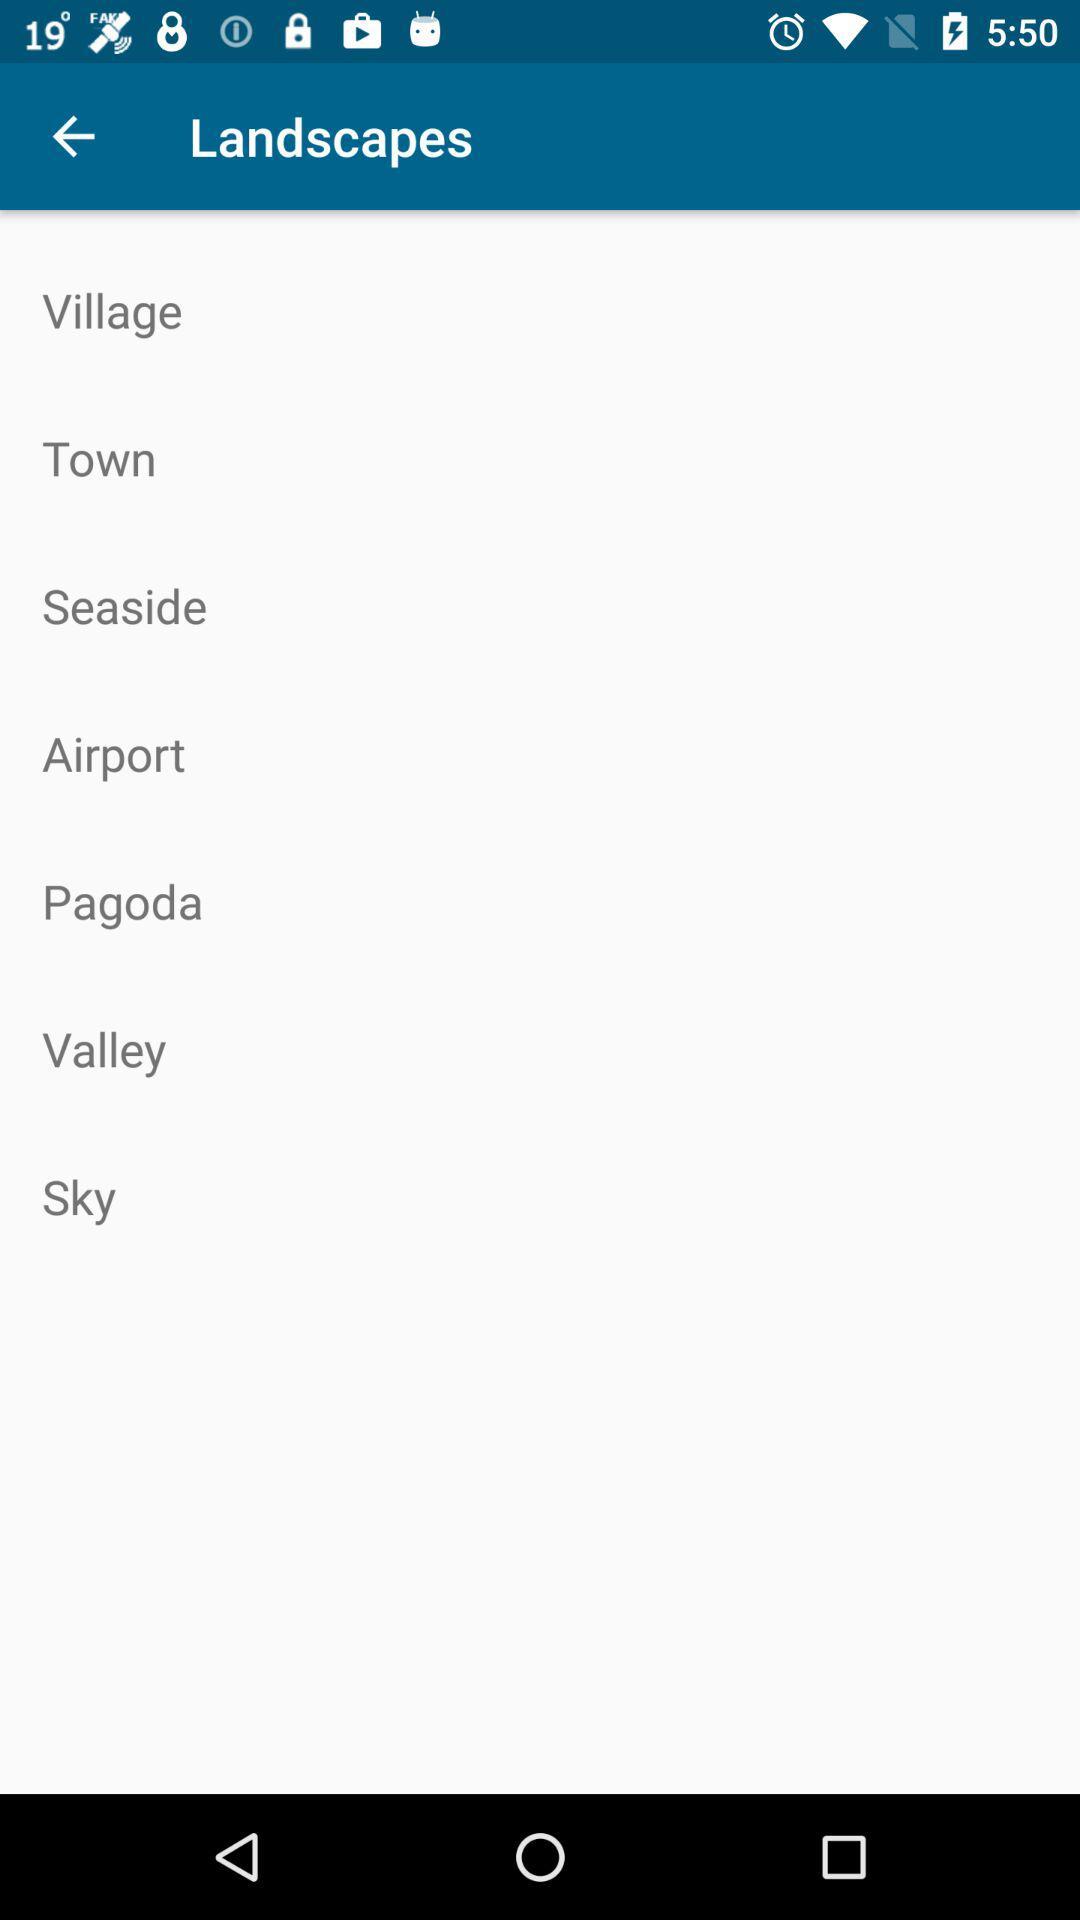  What do you see at coordinates (72, 135) in the screenshot?
I see `item to the left of the landscapes` at bounding box center [72, 135].